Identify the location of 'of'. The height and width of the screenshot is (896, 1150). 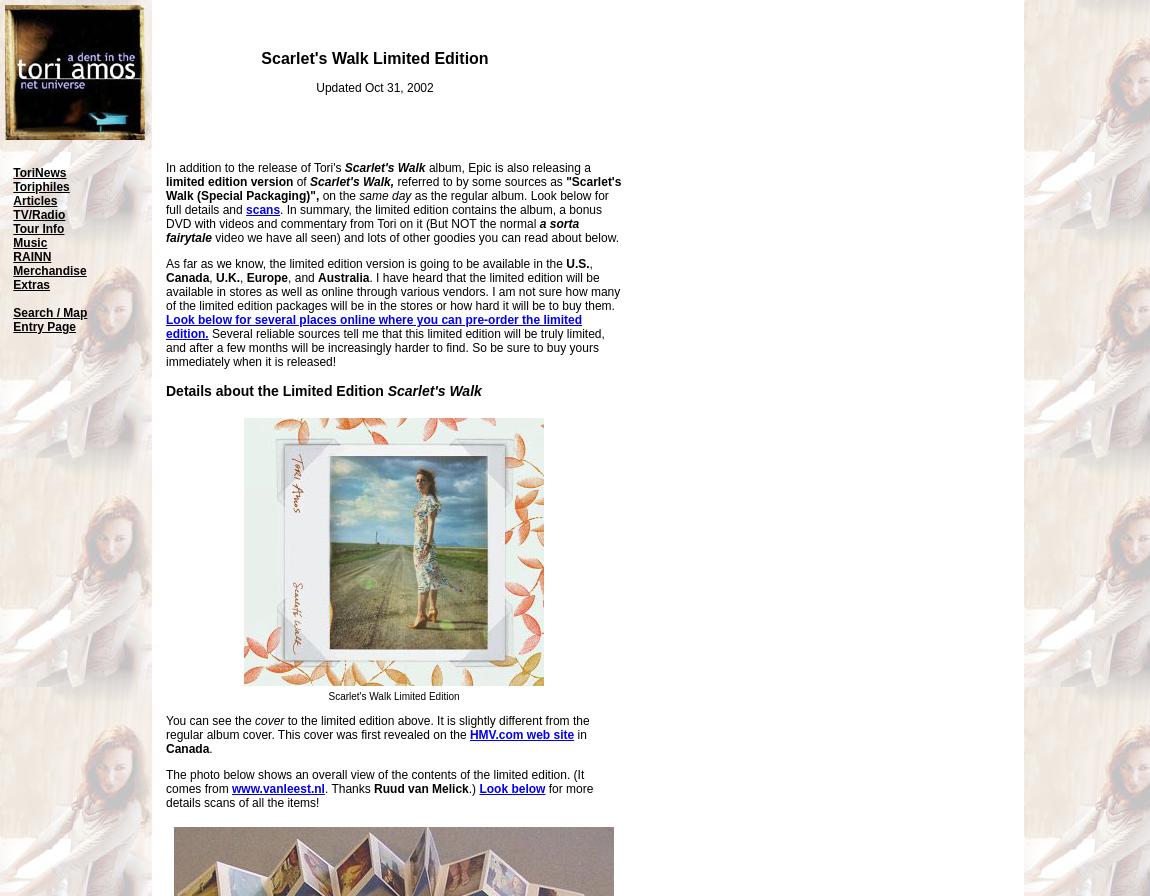
(293, 181).